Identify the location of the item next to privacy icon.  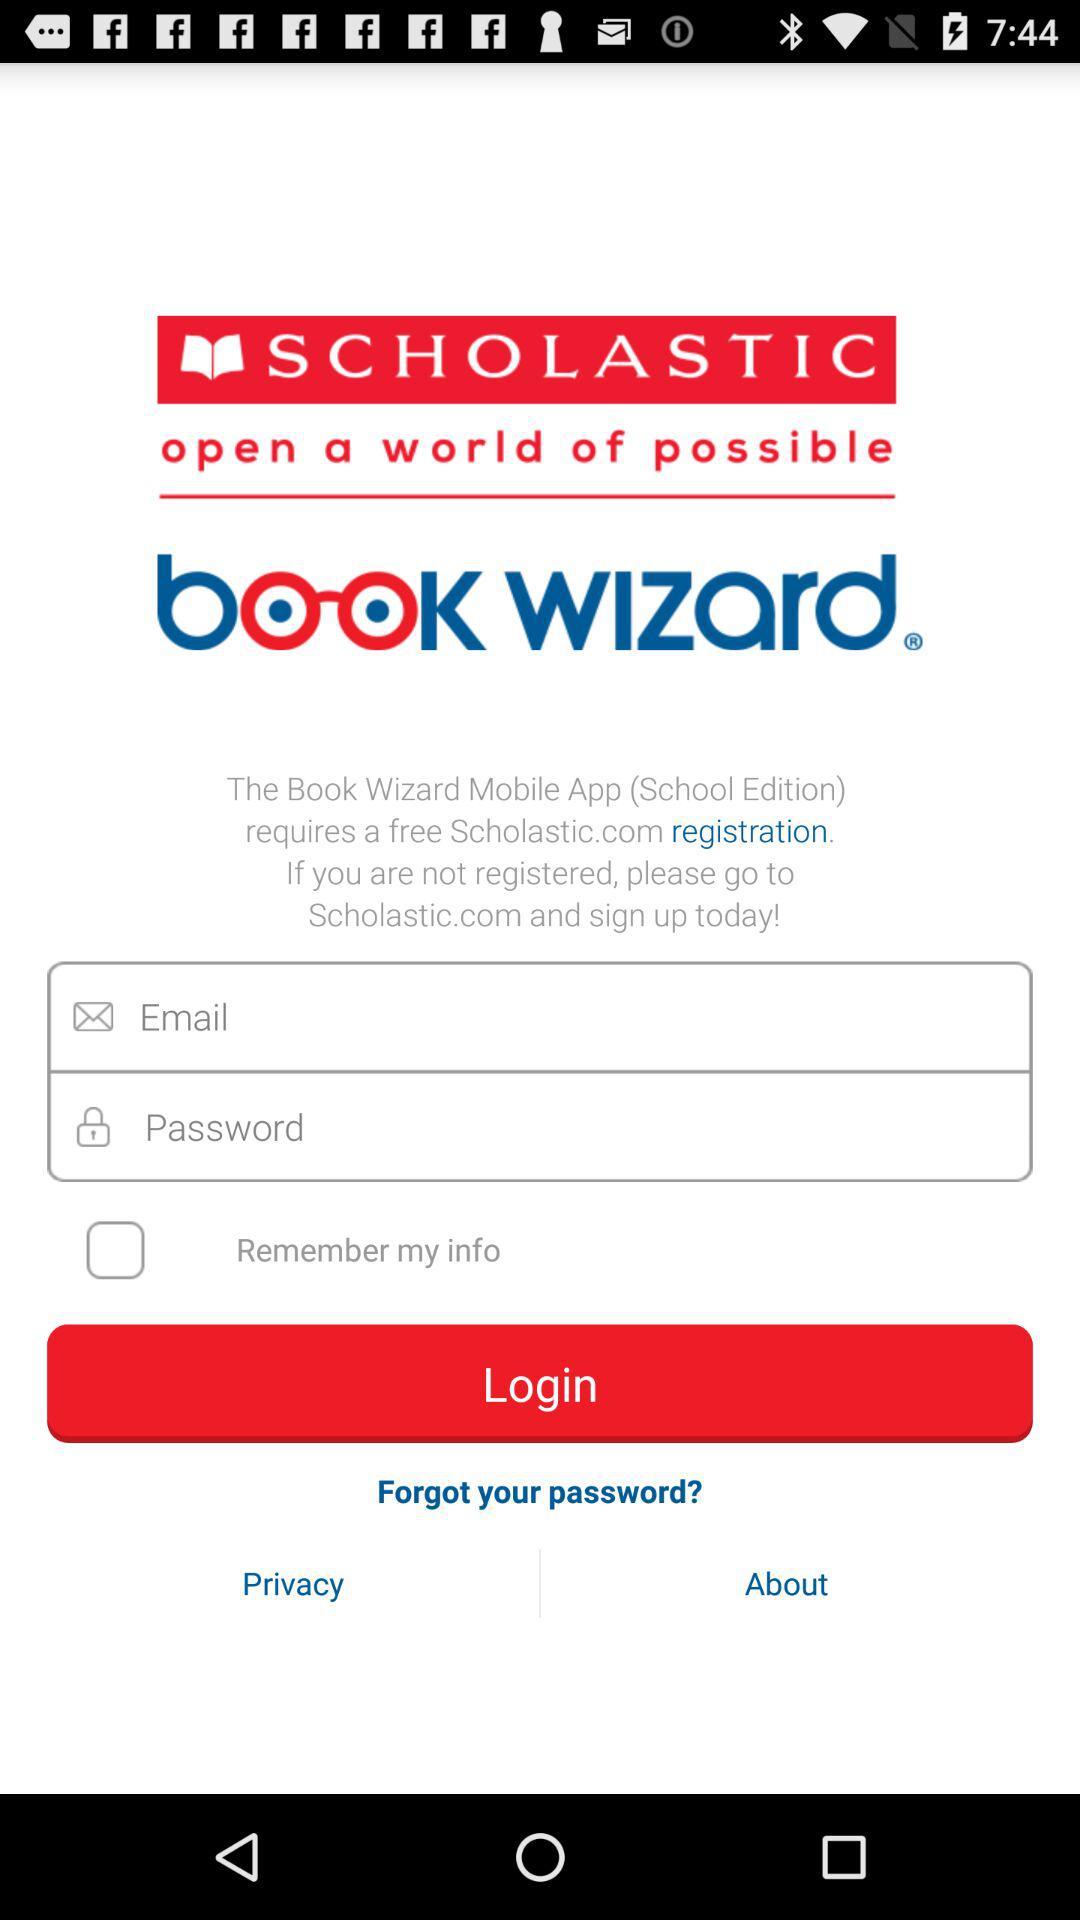
(785, 1582).